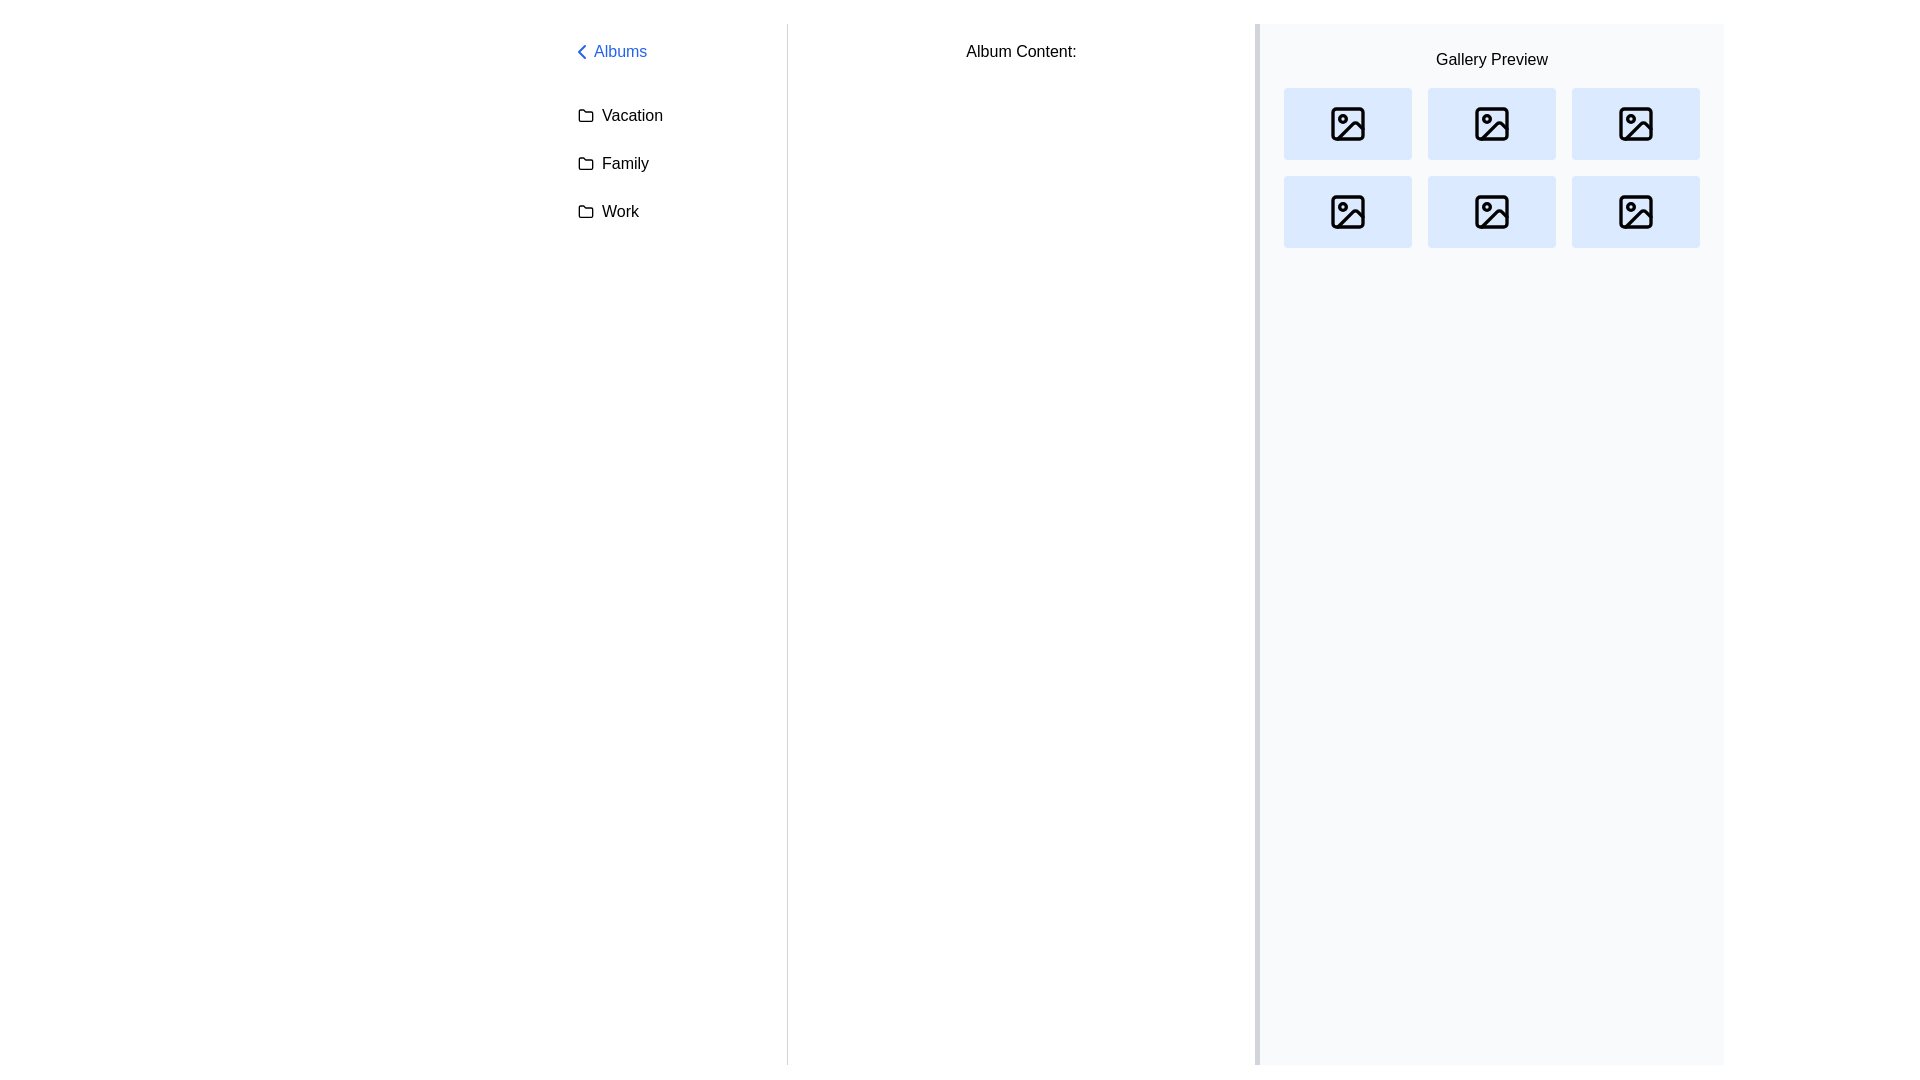 This screenshot has width=1920, height=1080. What do you see at coordinates (1348, 212) in the screenshot?
I see `the image placeholder` at bounding box center [1348, 212].